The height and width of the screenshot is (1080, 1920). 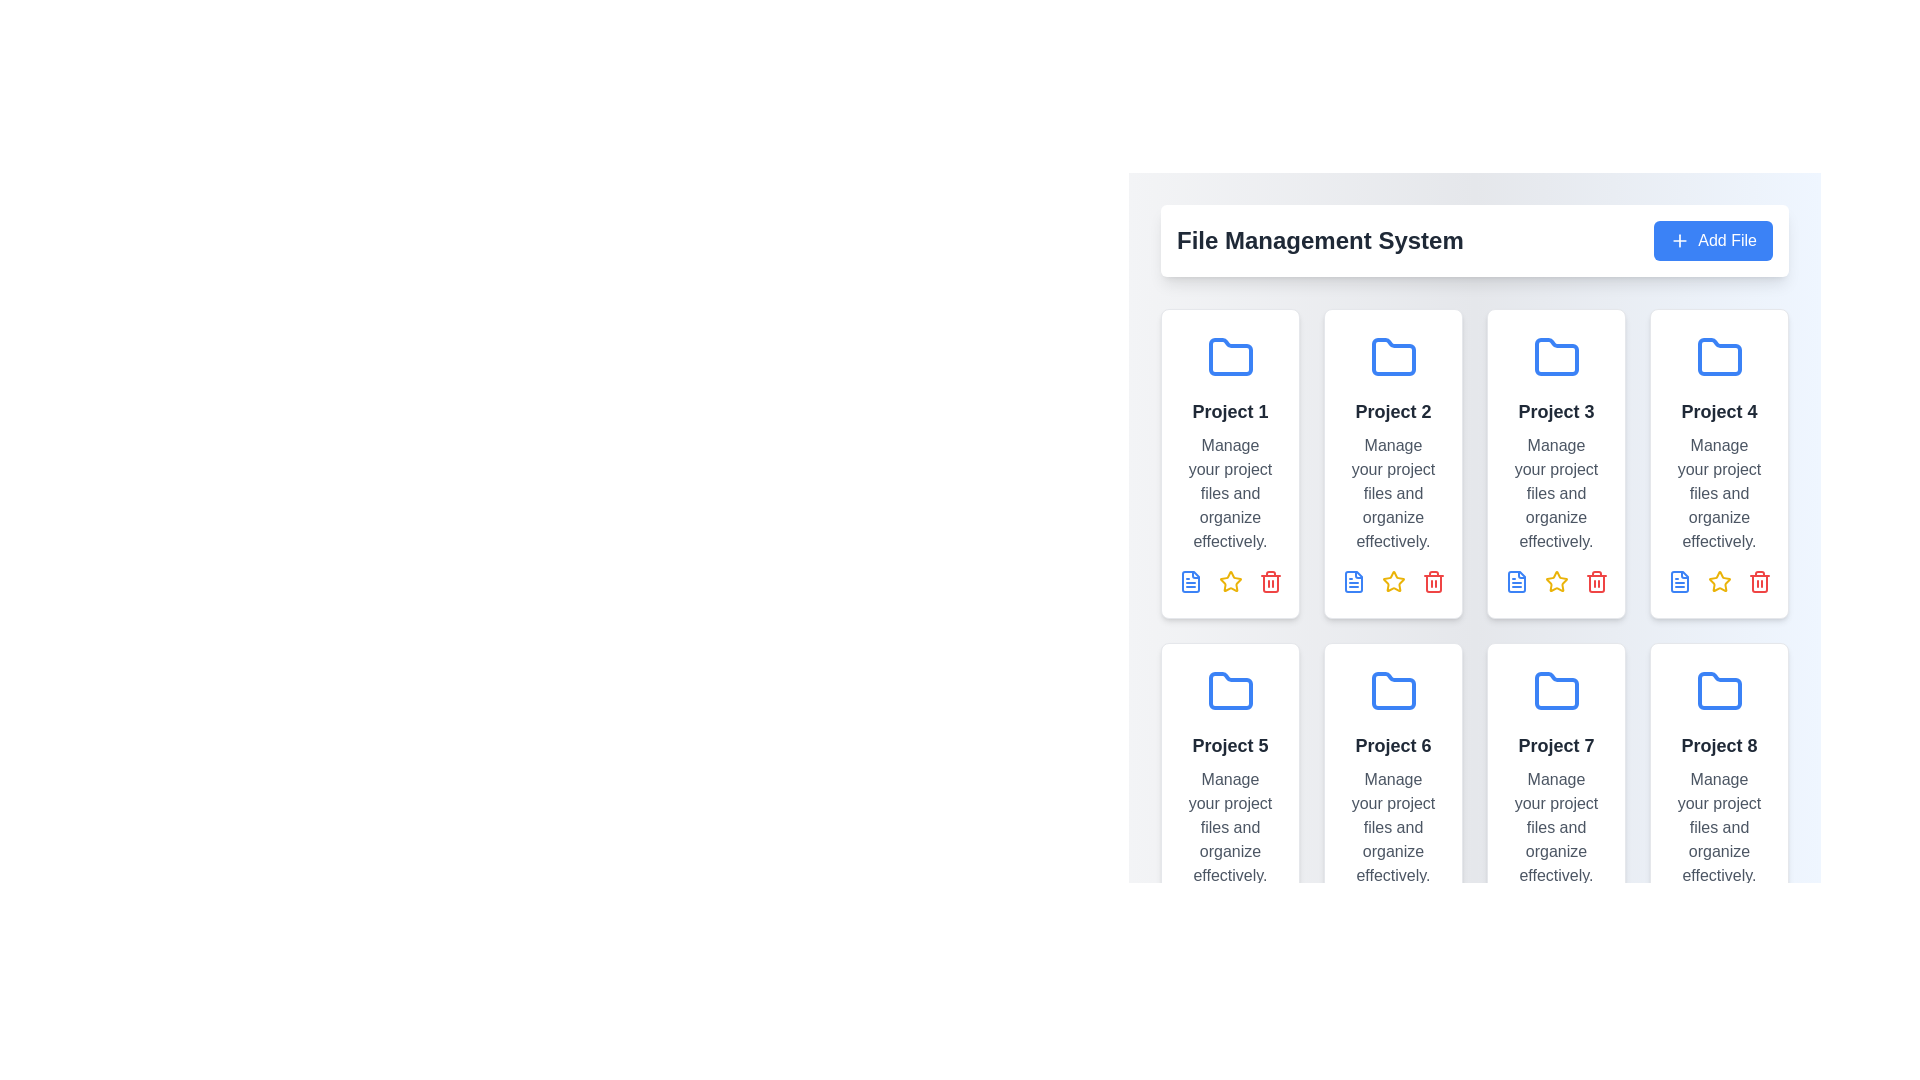 I want to click on the Text Label providing additional information about 'Project 6', positioned in the second row, second column of the grid layout, so click(x=1392, y=828).